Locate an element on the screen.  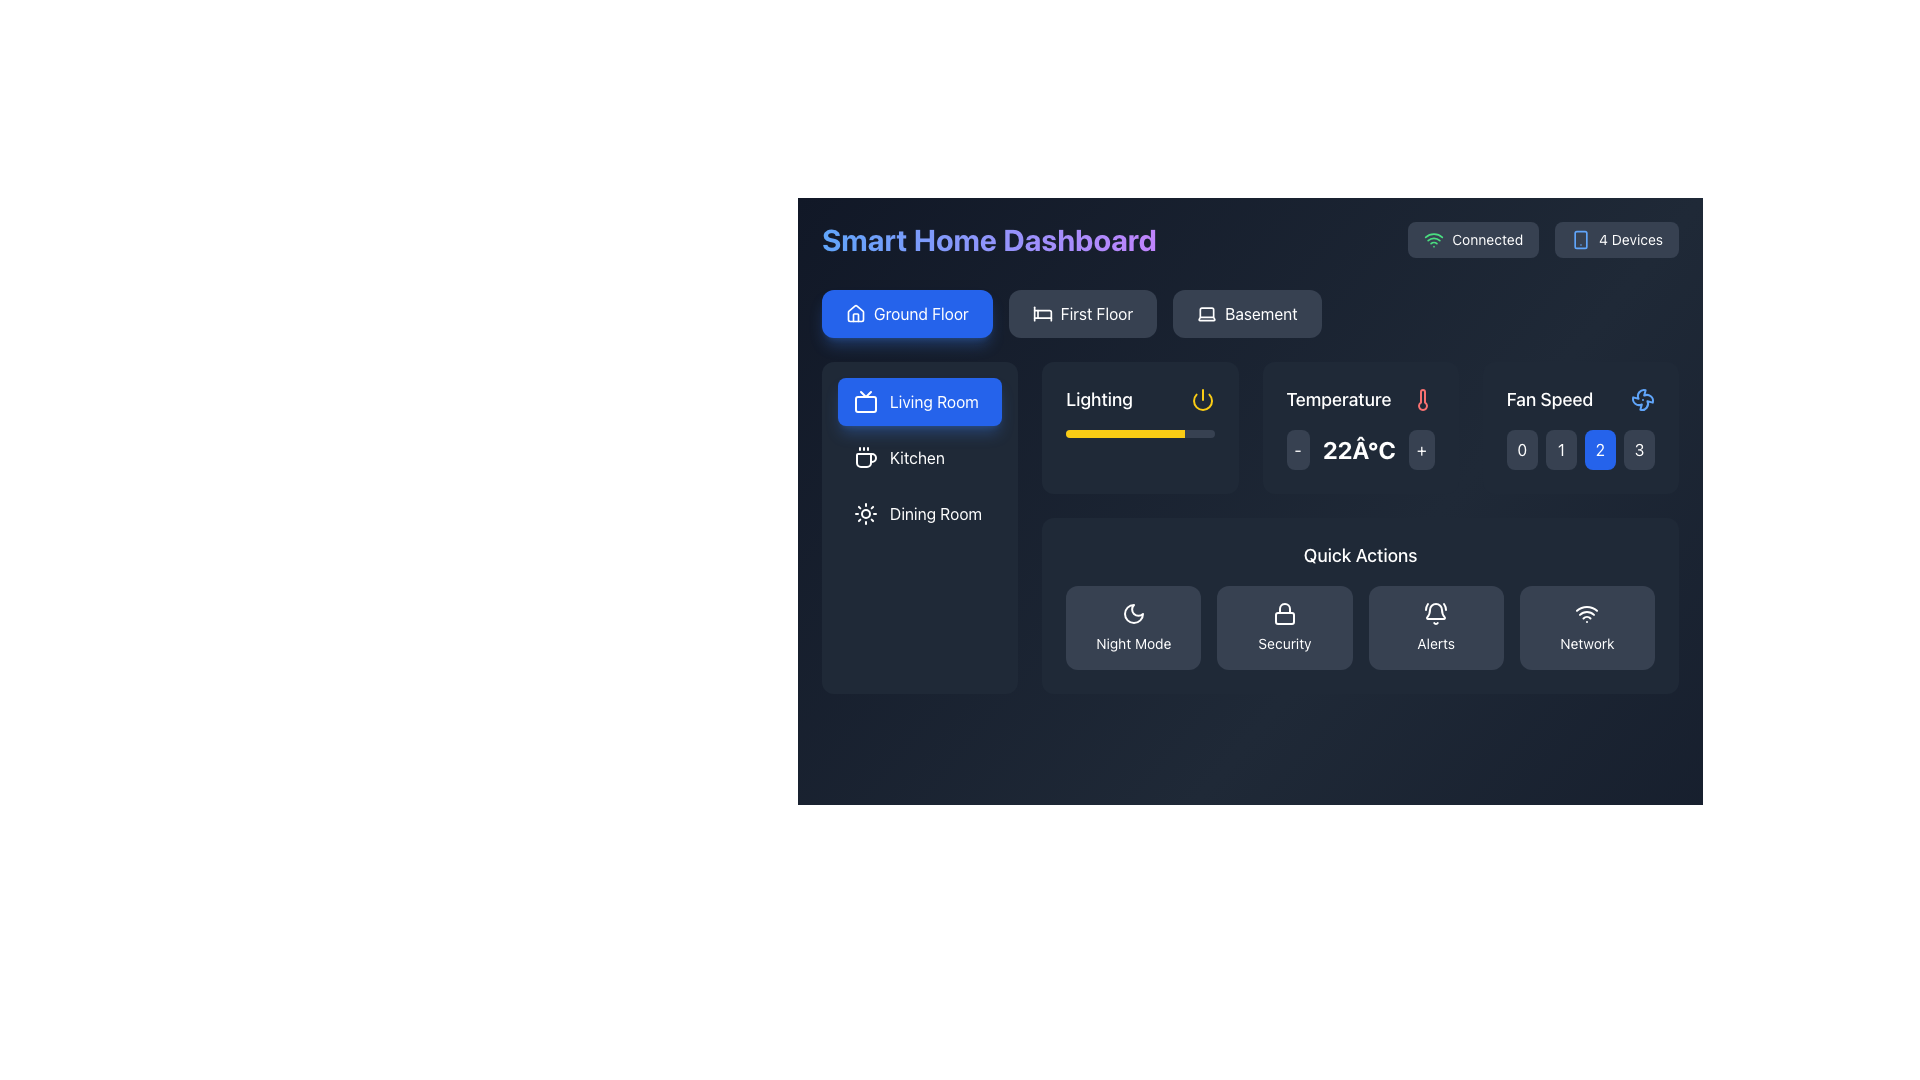
the static text element titled 'Smart Home Dashboard', which is displayed in a large, bold font with a gradient color styling from blue to purple, located at the top-left side of the interface is located at coordinates (989, 238).